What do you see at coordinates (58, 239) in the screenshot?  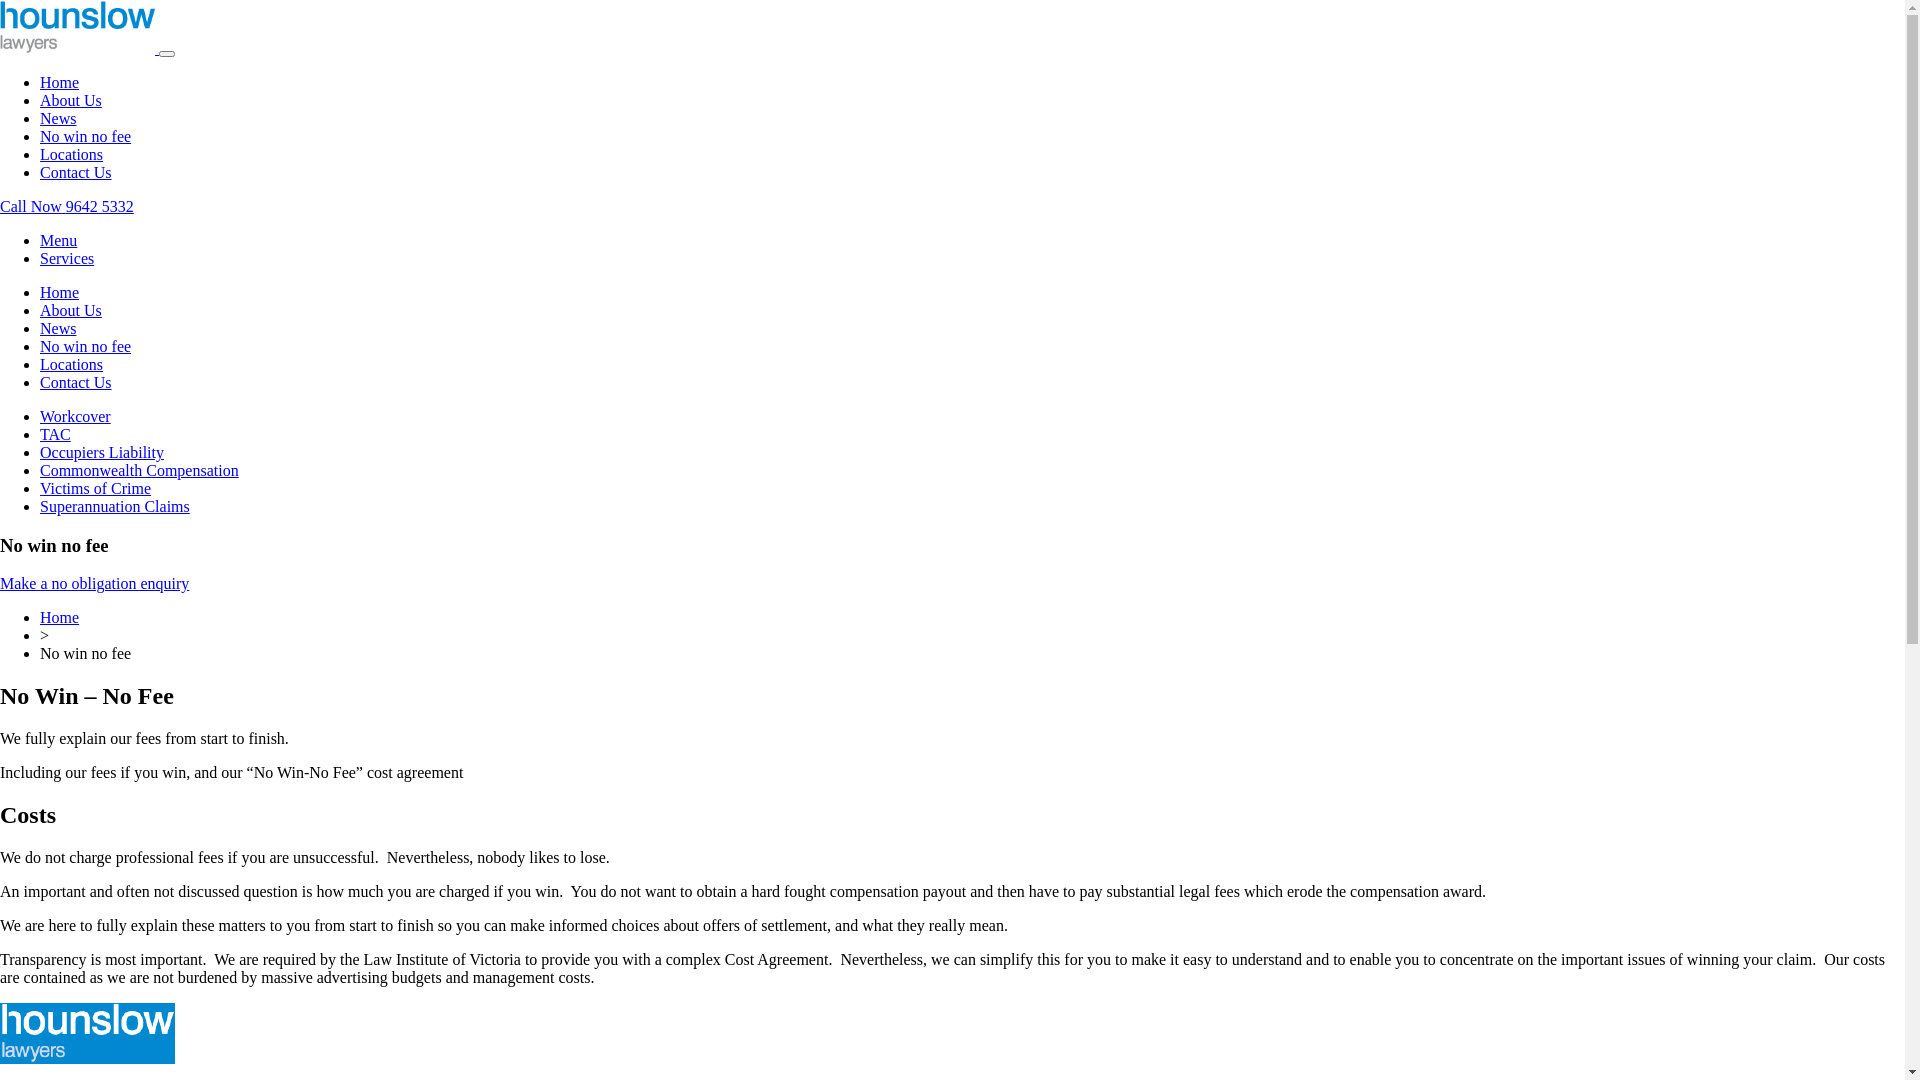 I see `'Menu'` at bounding box center [58, 239].